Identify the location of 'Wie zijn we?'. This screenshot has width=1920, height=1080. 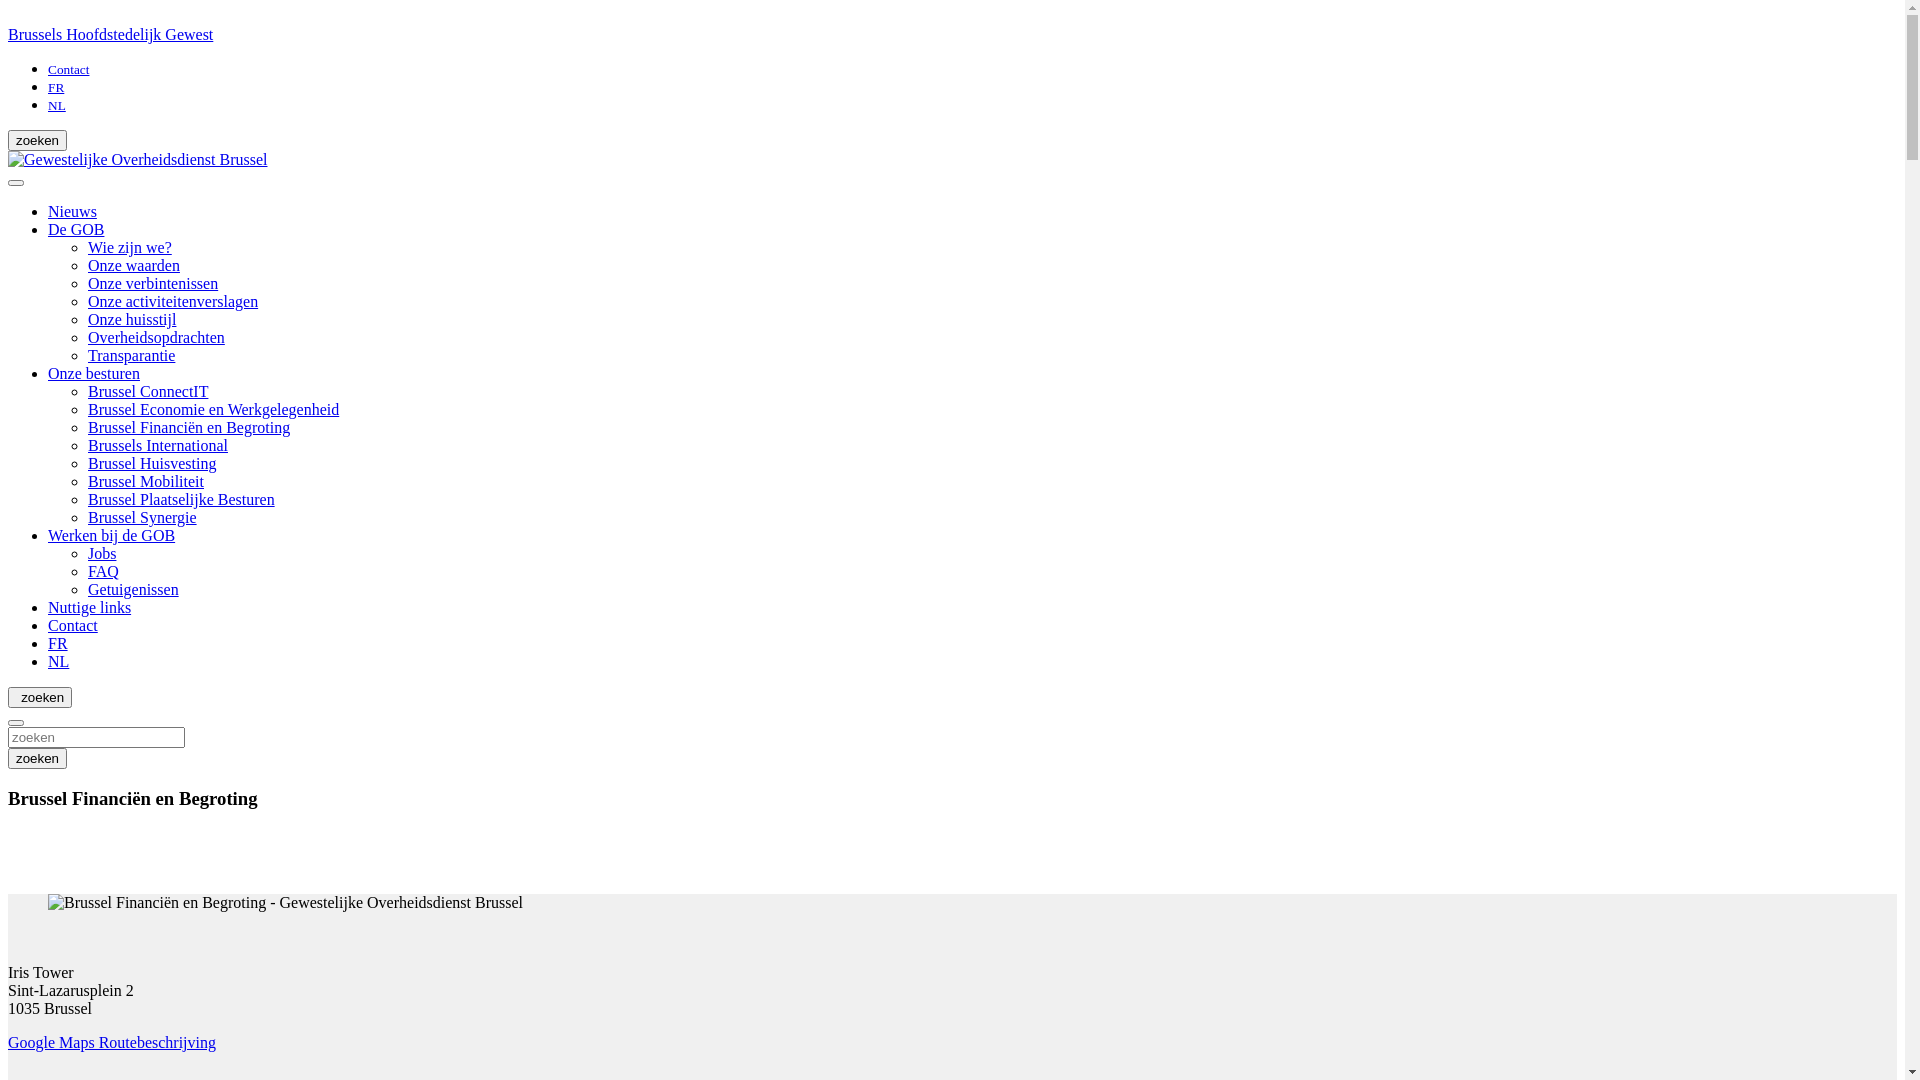
(86, 246).